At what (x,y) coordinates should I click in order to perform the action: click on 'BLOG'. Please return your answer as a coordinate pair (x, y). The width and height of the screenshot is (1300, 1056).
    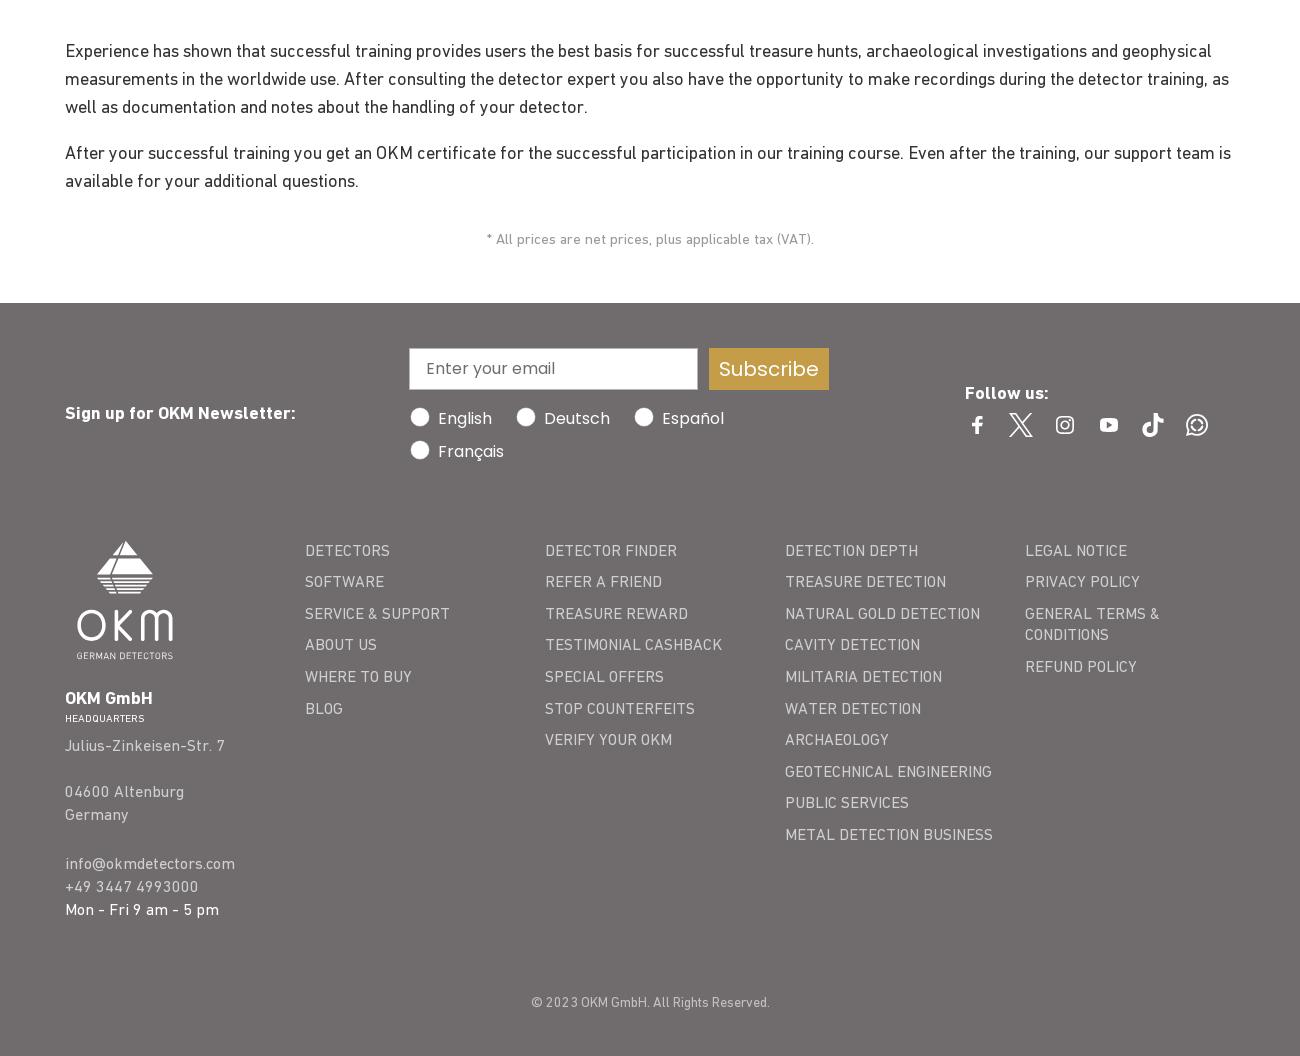
    Looking at the image, I should click on (323, 706).